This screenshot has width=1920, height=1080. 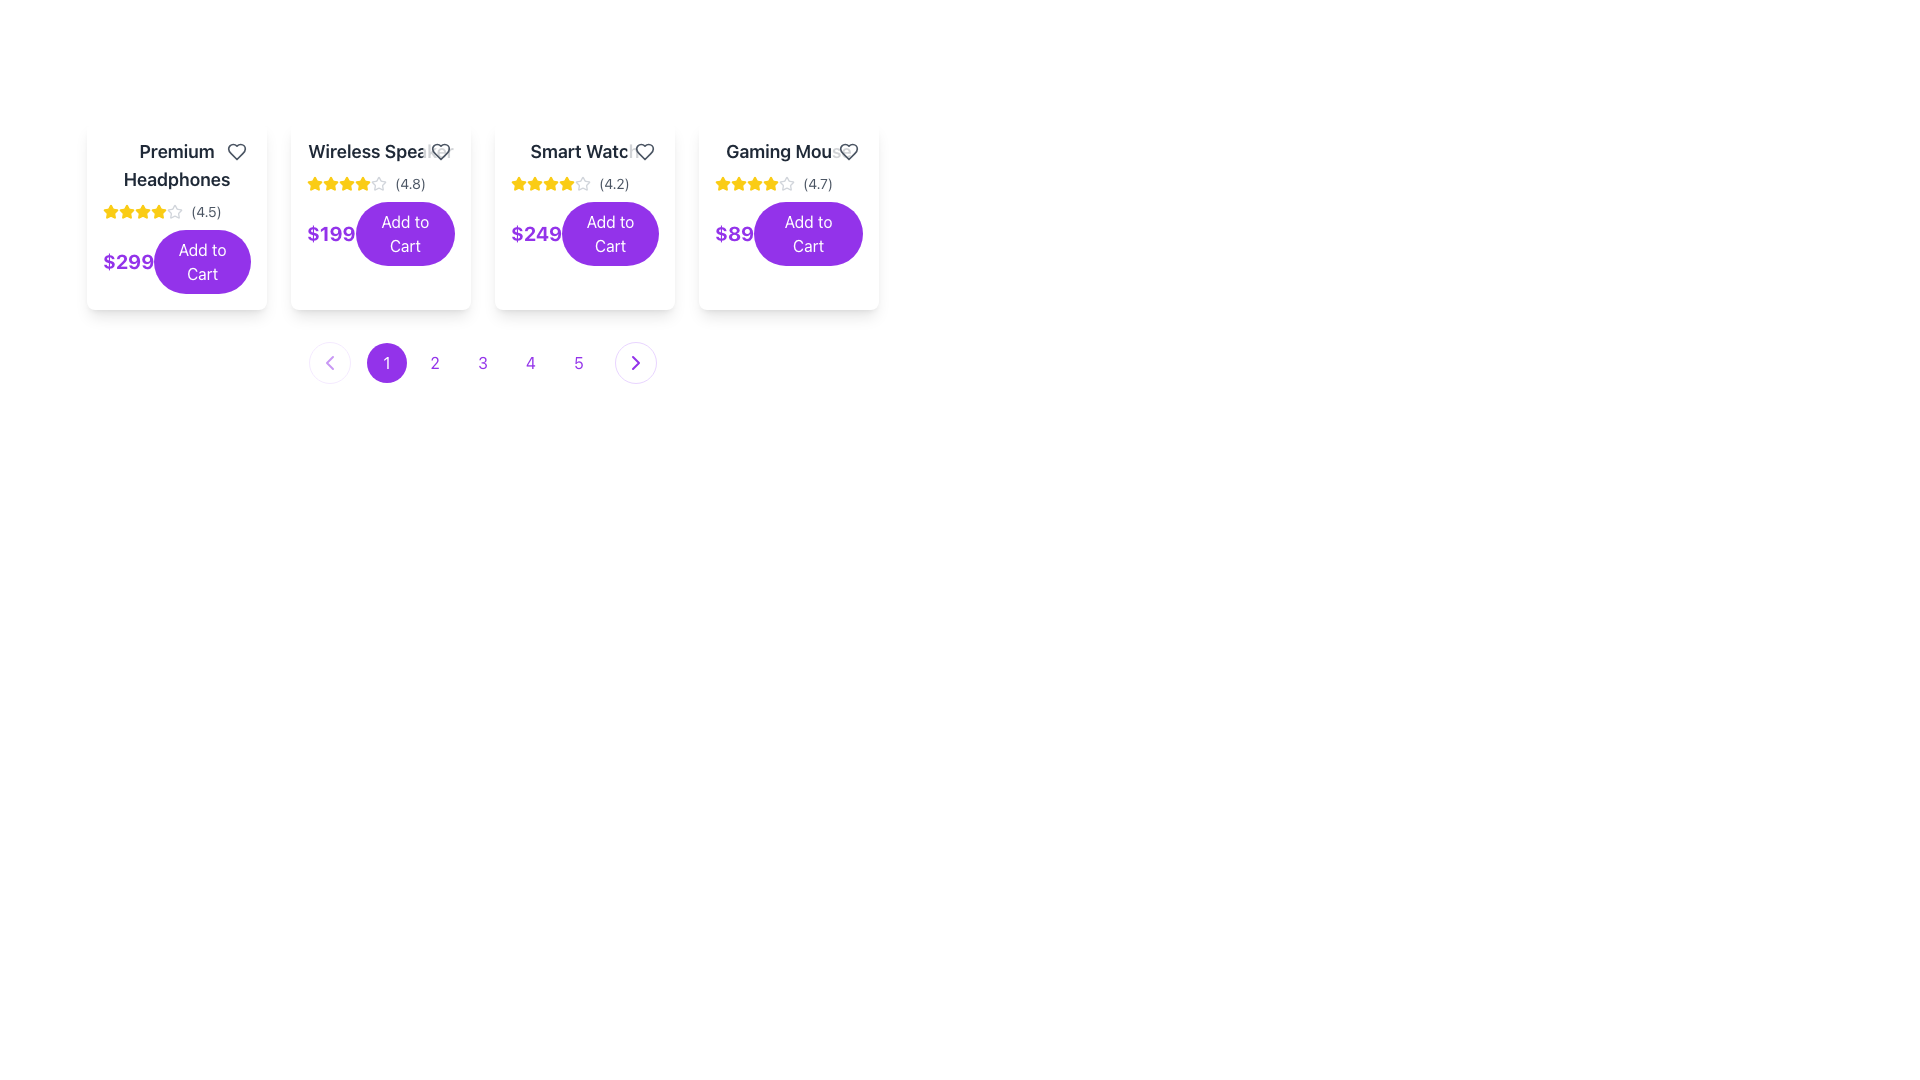 I want to click on rating score displayed in parentheses with a gray font color '(4.7)' from the static text label located in the card for the 'Gaming Mouse' product, so click(x=818, y=184).